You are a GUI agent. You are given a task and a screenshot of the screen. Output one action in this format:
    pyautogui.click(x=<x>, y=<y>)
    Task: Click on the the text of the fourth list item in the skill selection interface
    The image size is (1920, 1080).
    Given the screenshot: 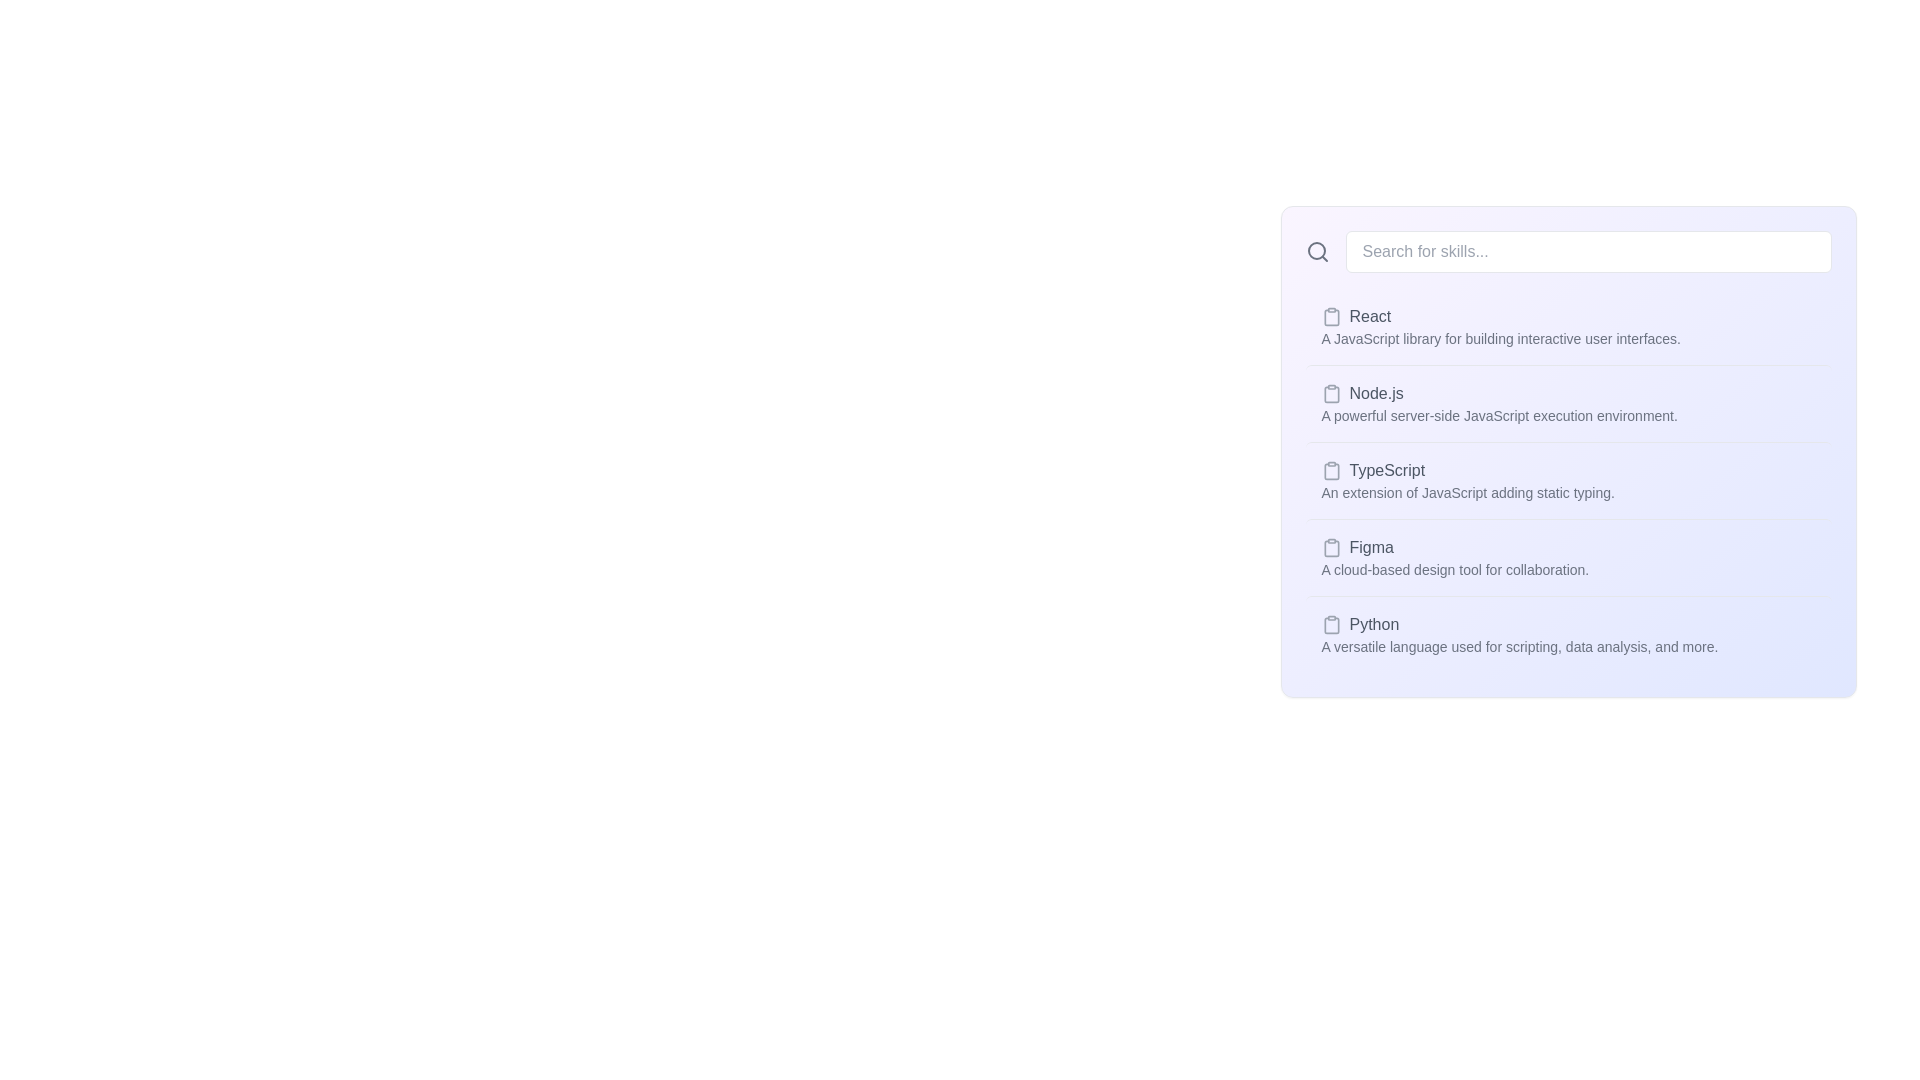 What is the action you would take?
    pyautogui.click(x=1567, y=557)
    